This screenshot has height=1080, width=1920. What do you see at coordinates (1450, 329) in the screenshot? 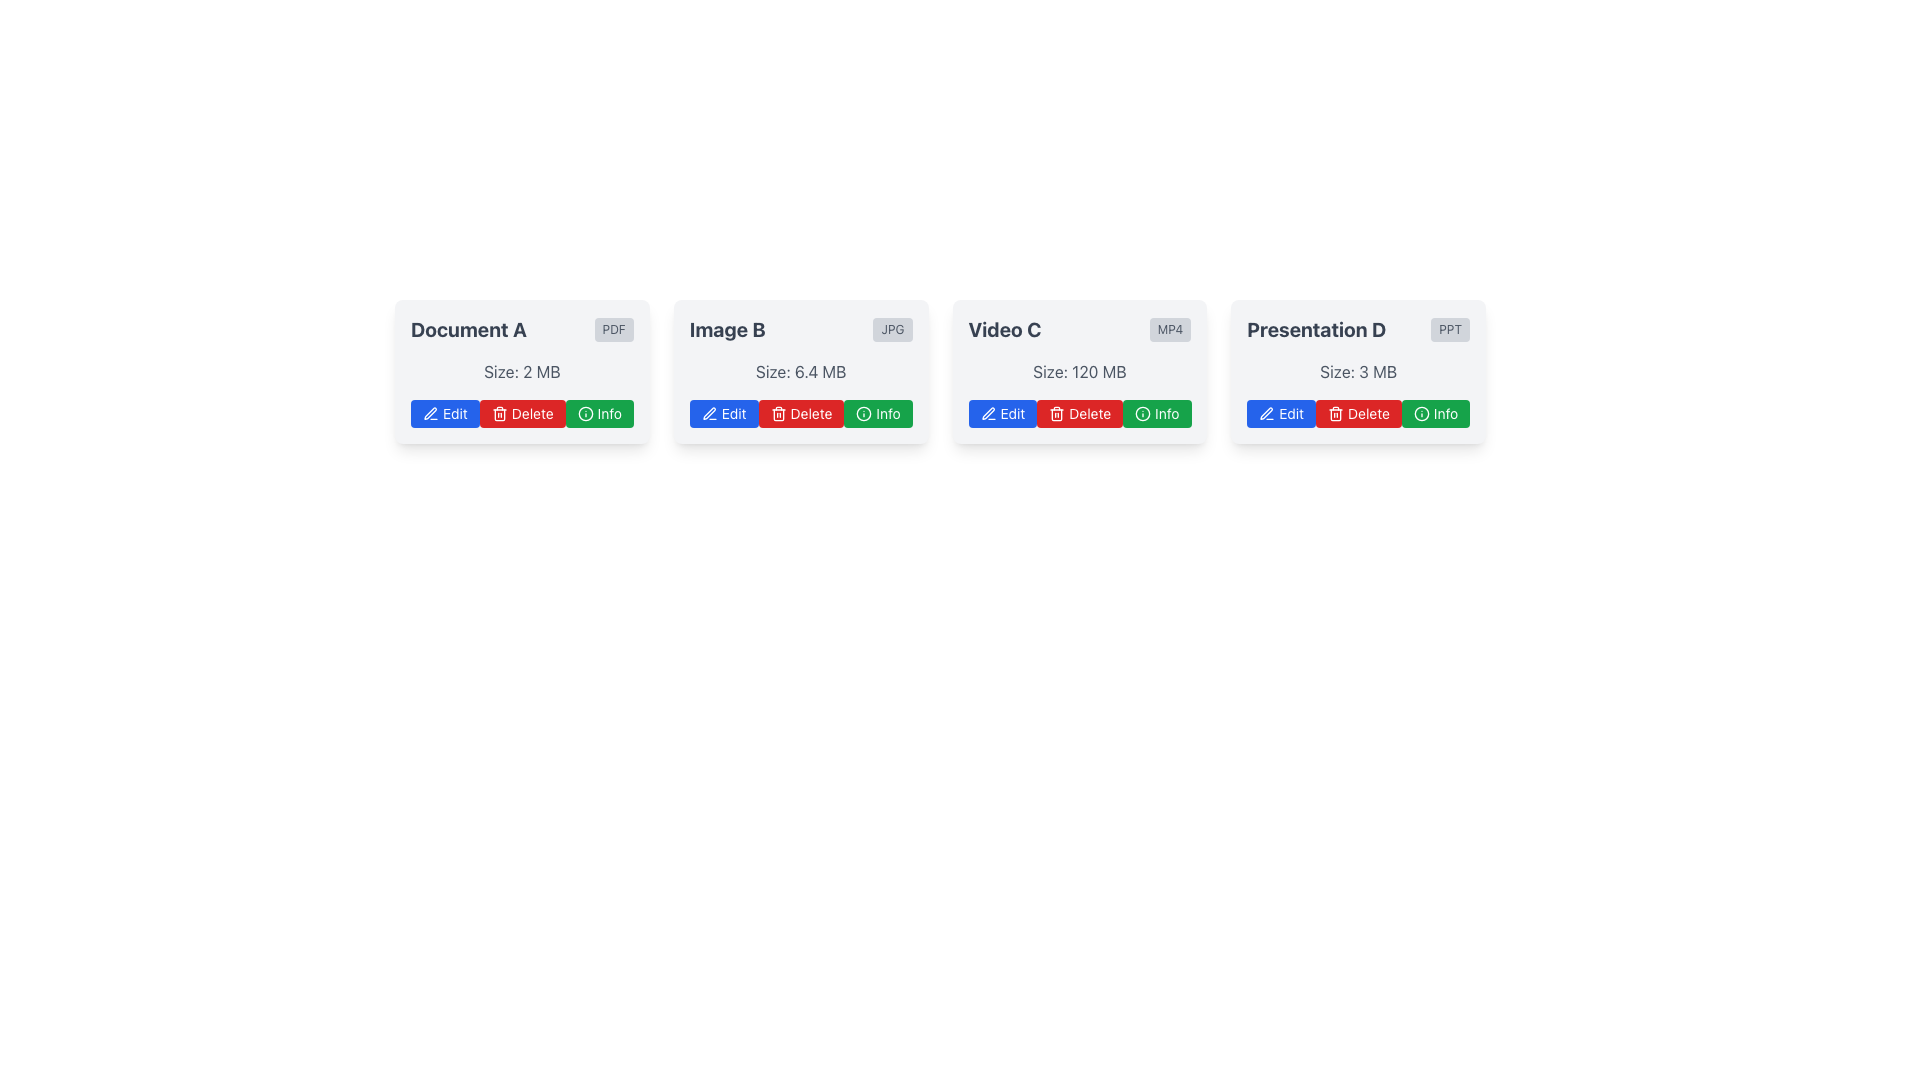
I see `the file type indicator badge for 'Presentation D' located at the top-right corner of its card` at bounding box center [1450, 329].